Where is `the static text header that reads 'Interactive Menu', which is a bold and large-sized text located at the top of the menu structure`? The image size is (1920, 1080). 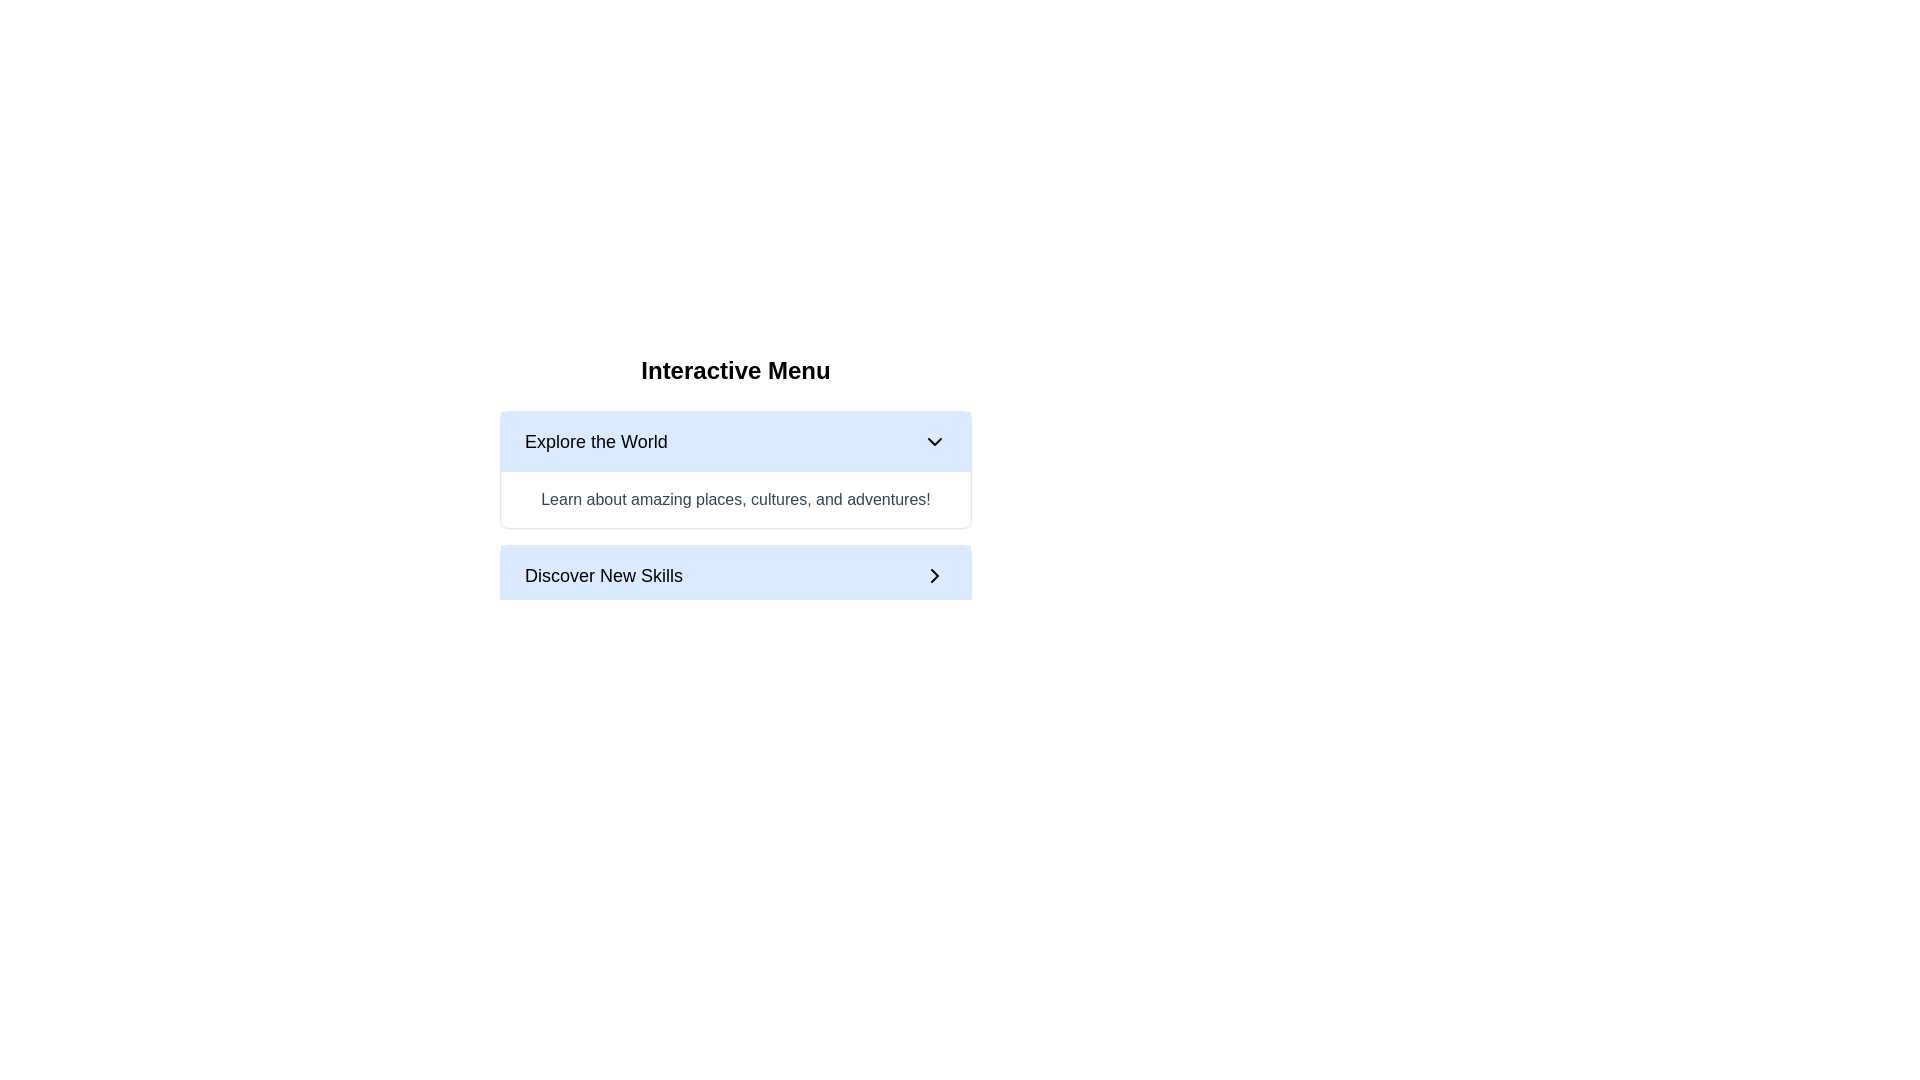
the static text header that reads 'Interactive Menu', which is a bold and large-sized text located at the top of the menu structure is located at coordinates (734, 370).